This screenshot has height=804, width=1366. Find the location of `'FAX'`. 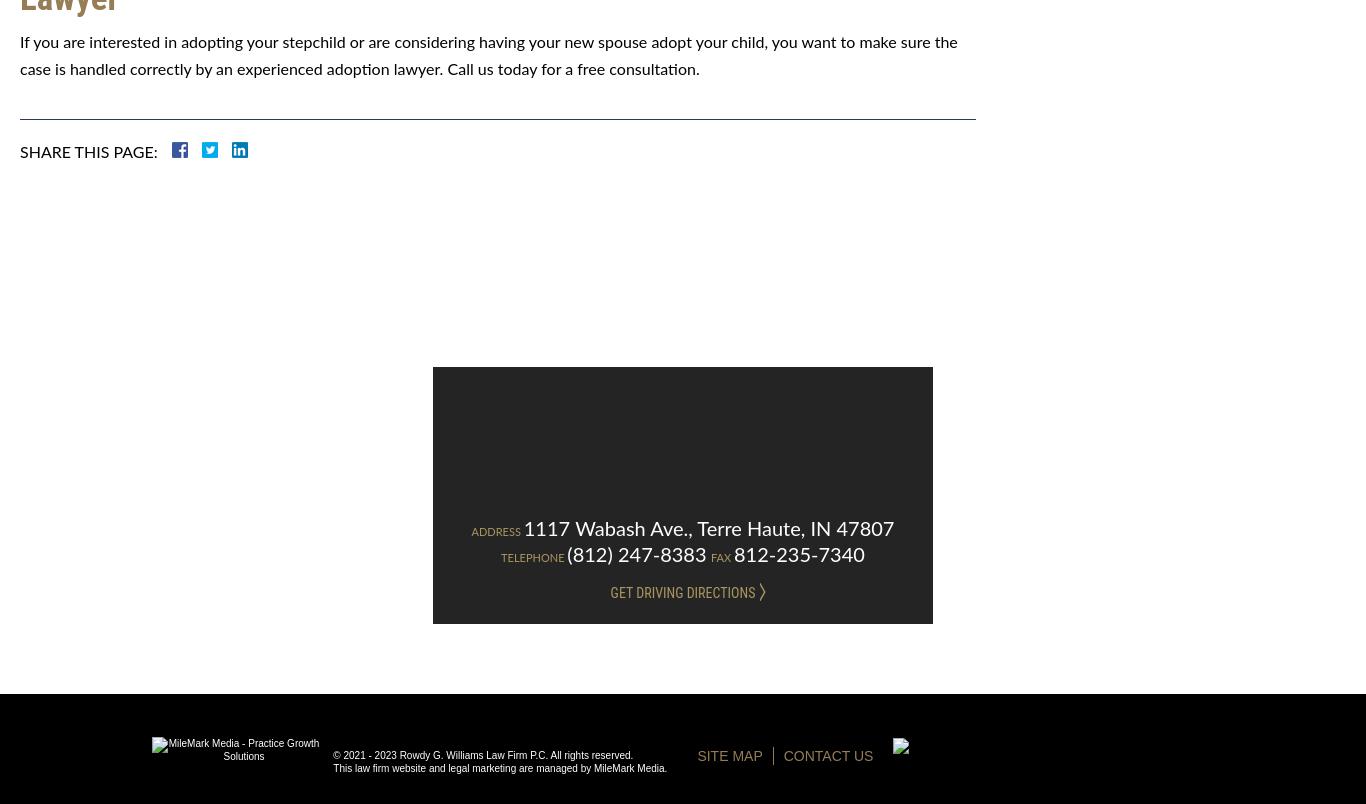

'FAX' is located at coordinates (722, 557).